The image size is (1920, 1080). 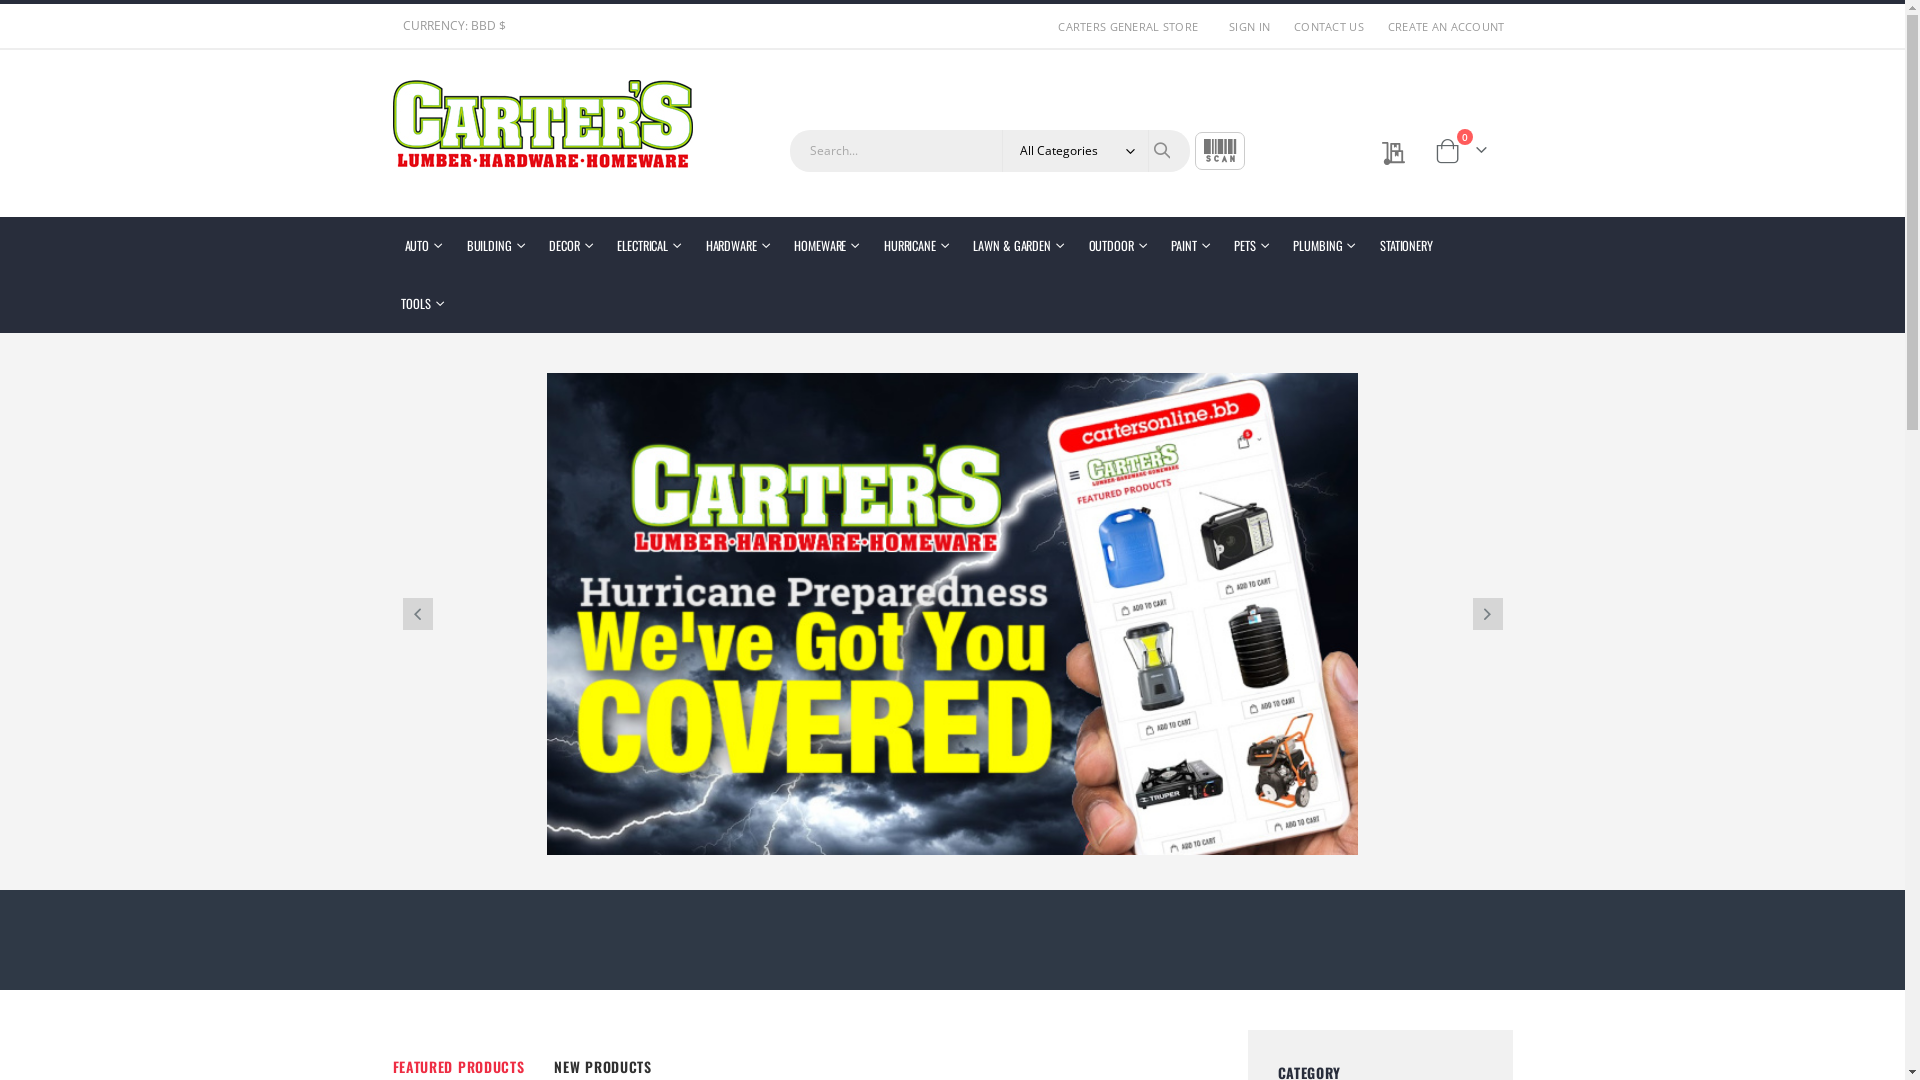 What do you see at coordinates (392, 245) in the screenshot?
I see `'AUTO'` at bounding box center [392, 245].